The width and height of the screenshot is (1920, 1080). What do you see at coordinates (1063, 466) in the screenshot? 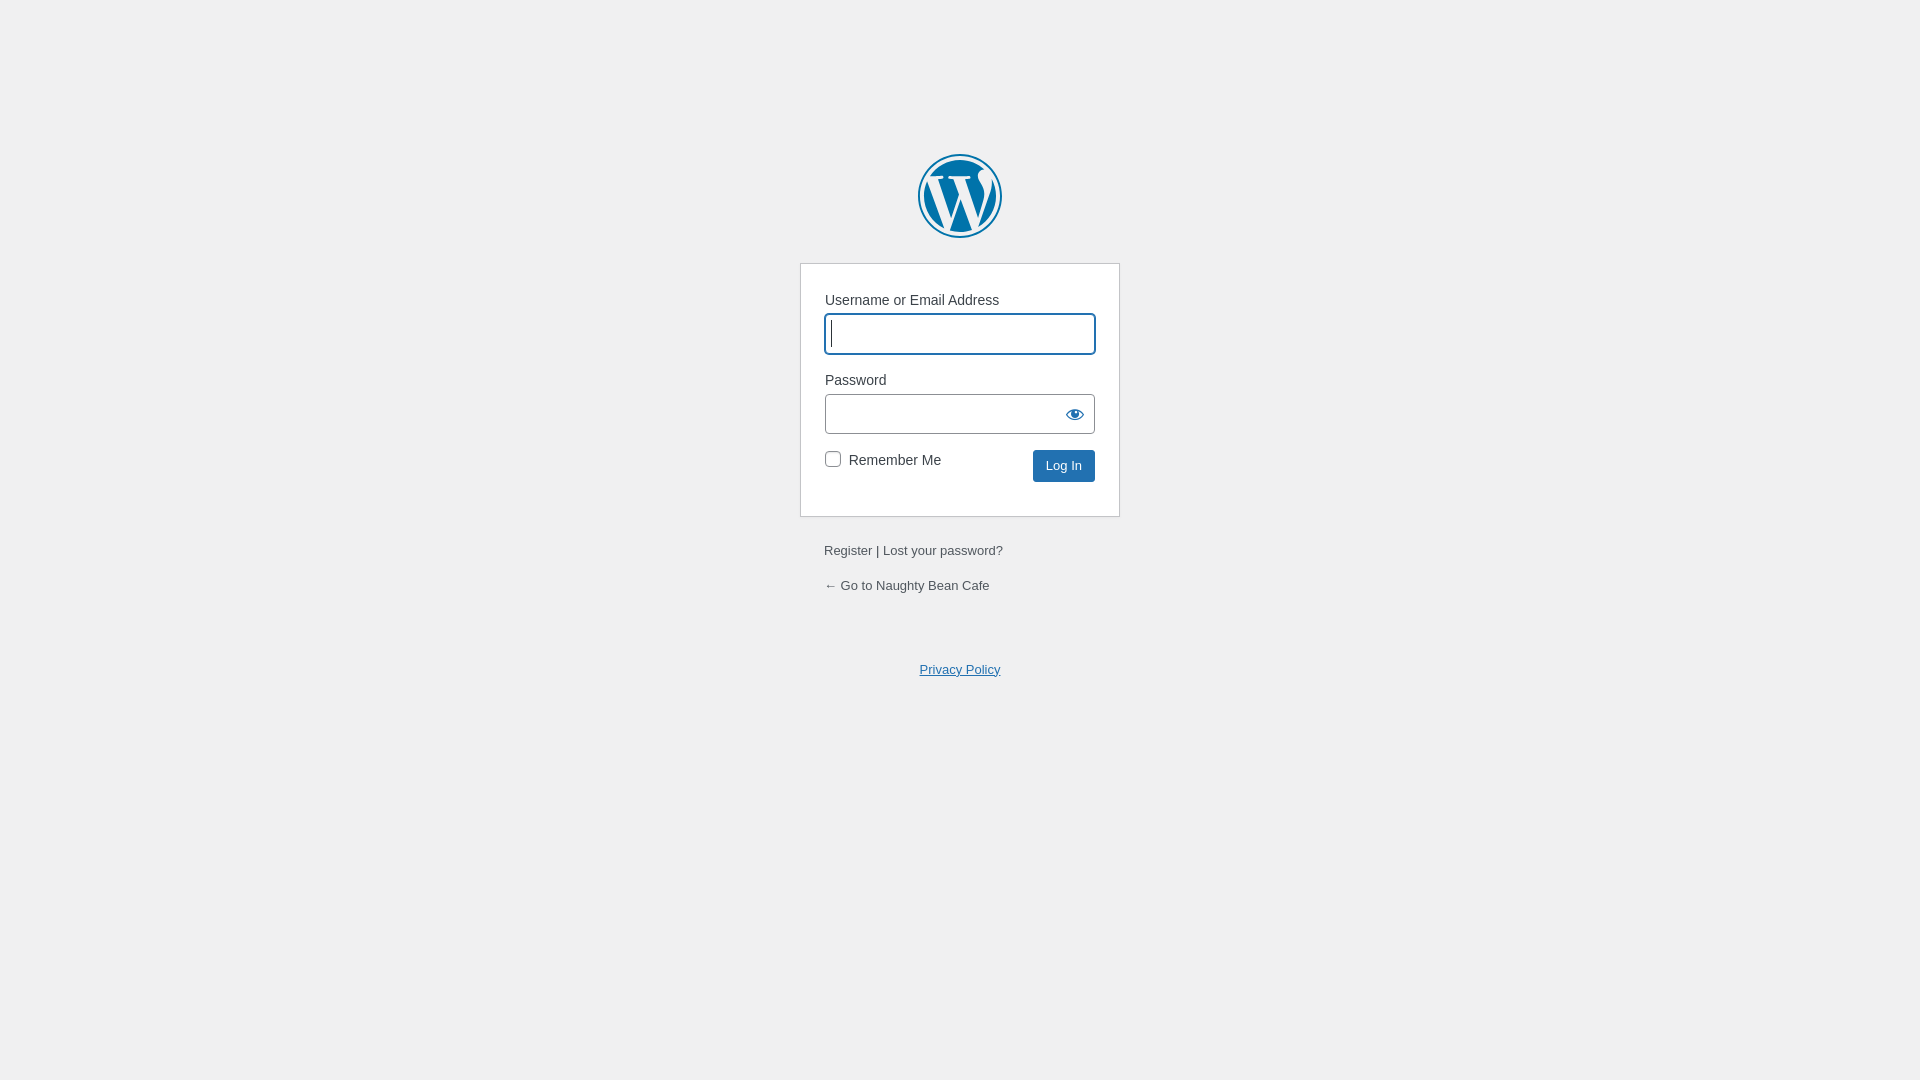
I see `'Log In'` at bounding box center [1063, 466].